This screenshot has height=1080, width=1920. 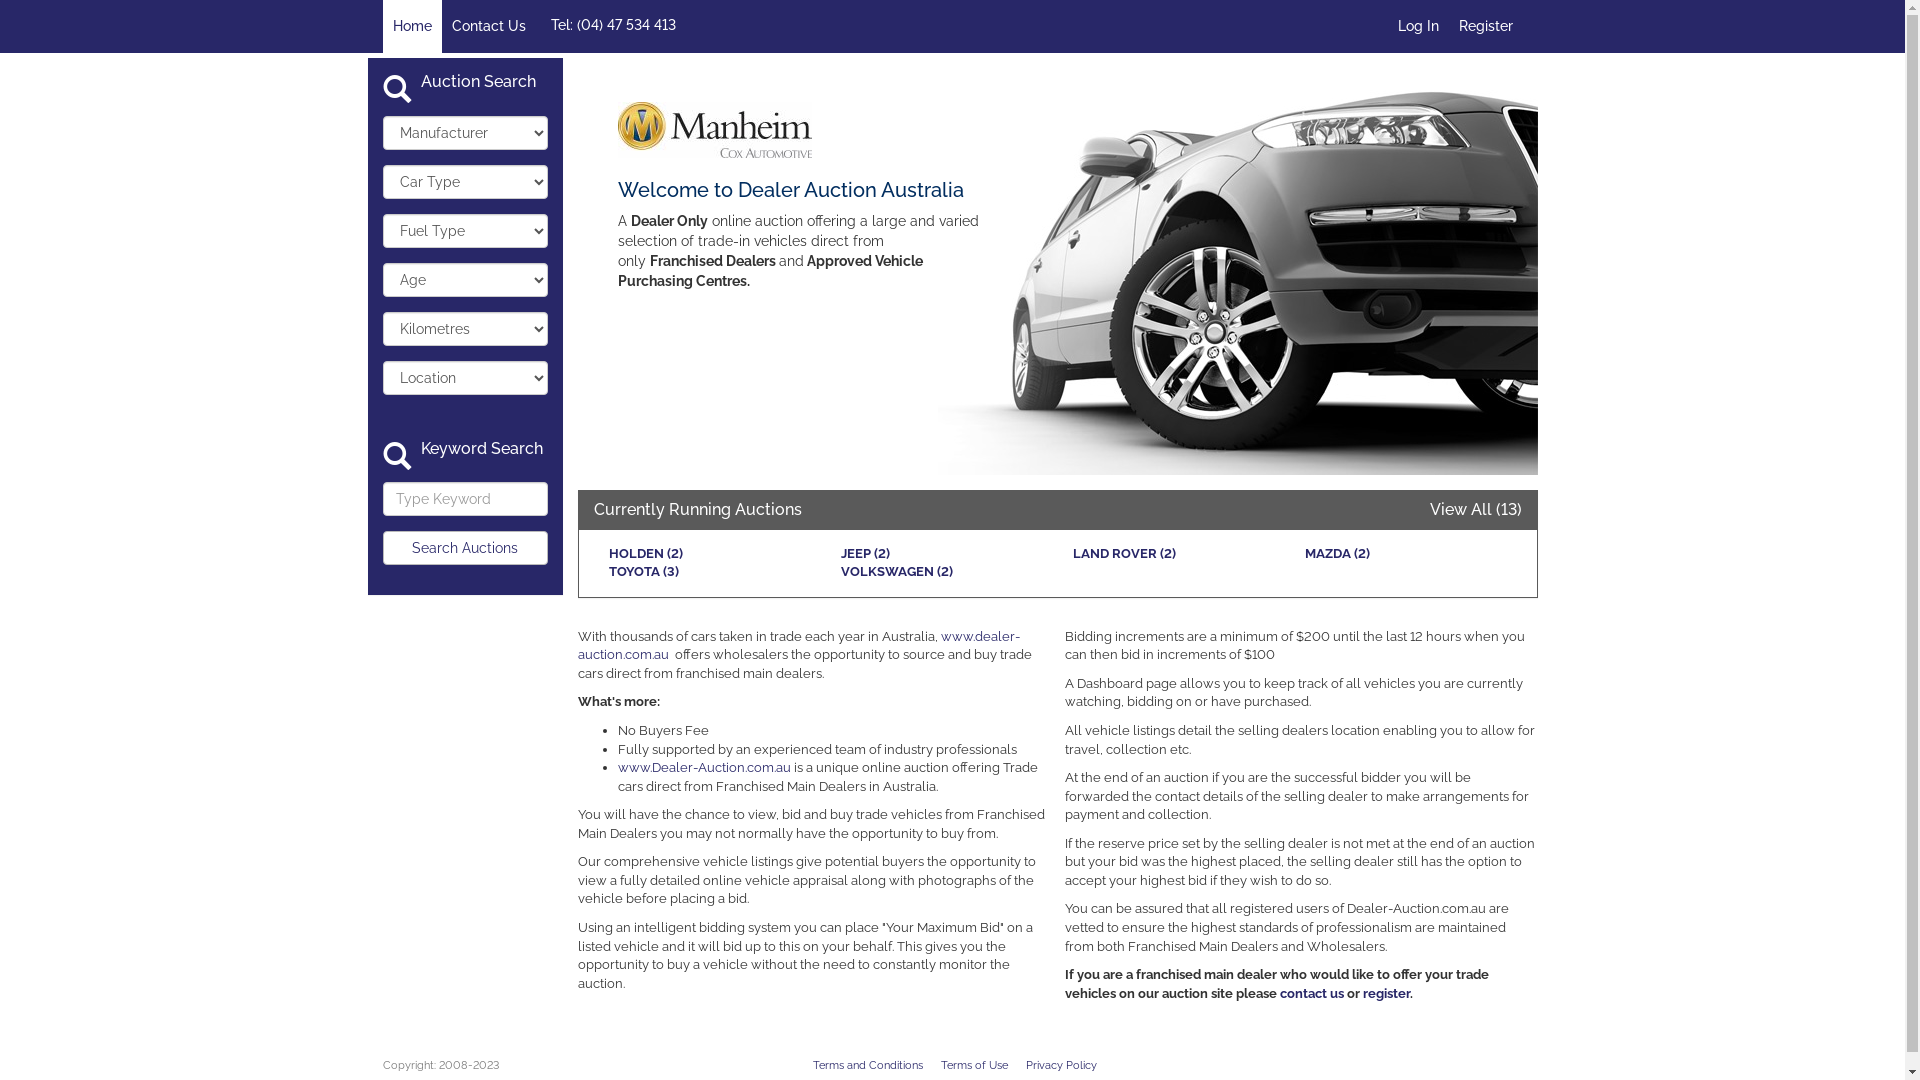 I want to click on 'Home', so click(x=410, y=26).